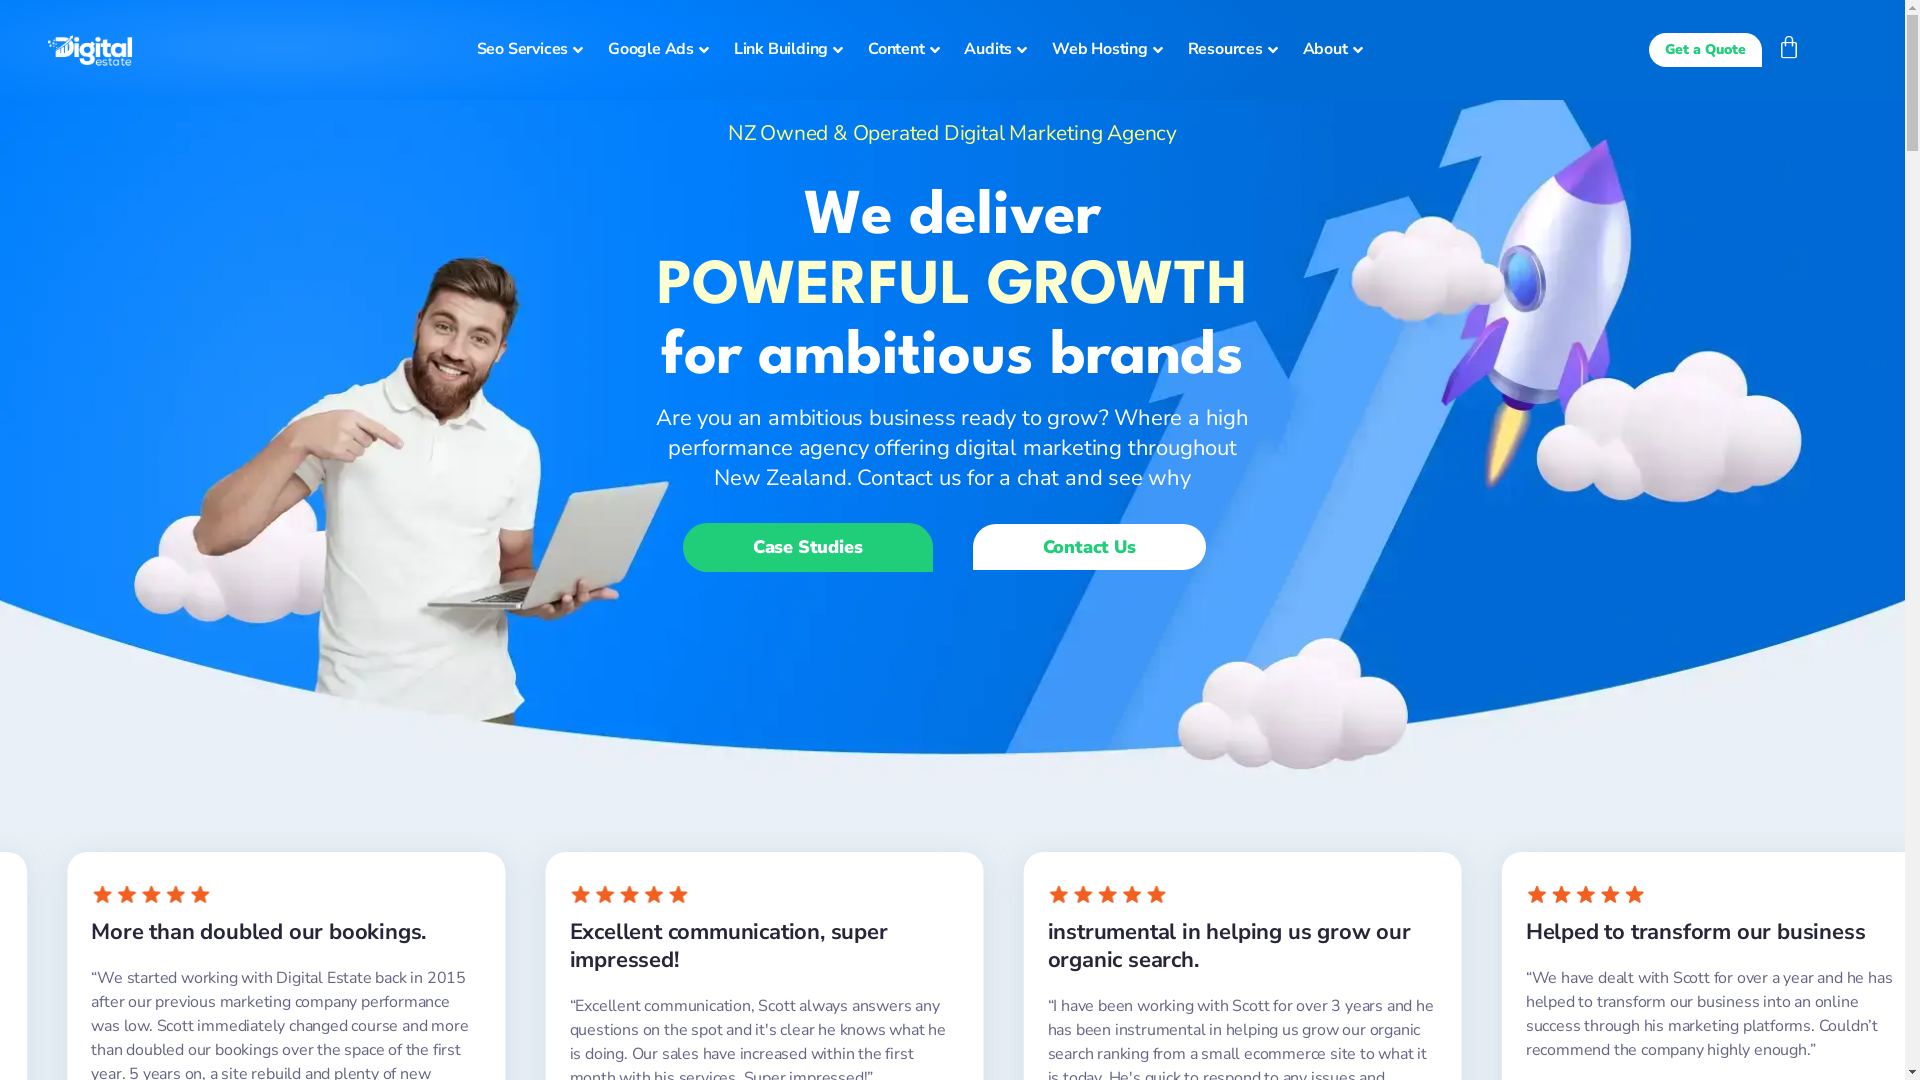  Describe the element at coordinates (905, 49) in the screenshot. I see `'Content'` at that location.